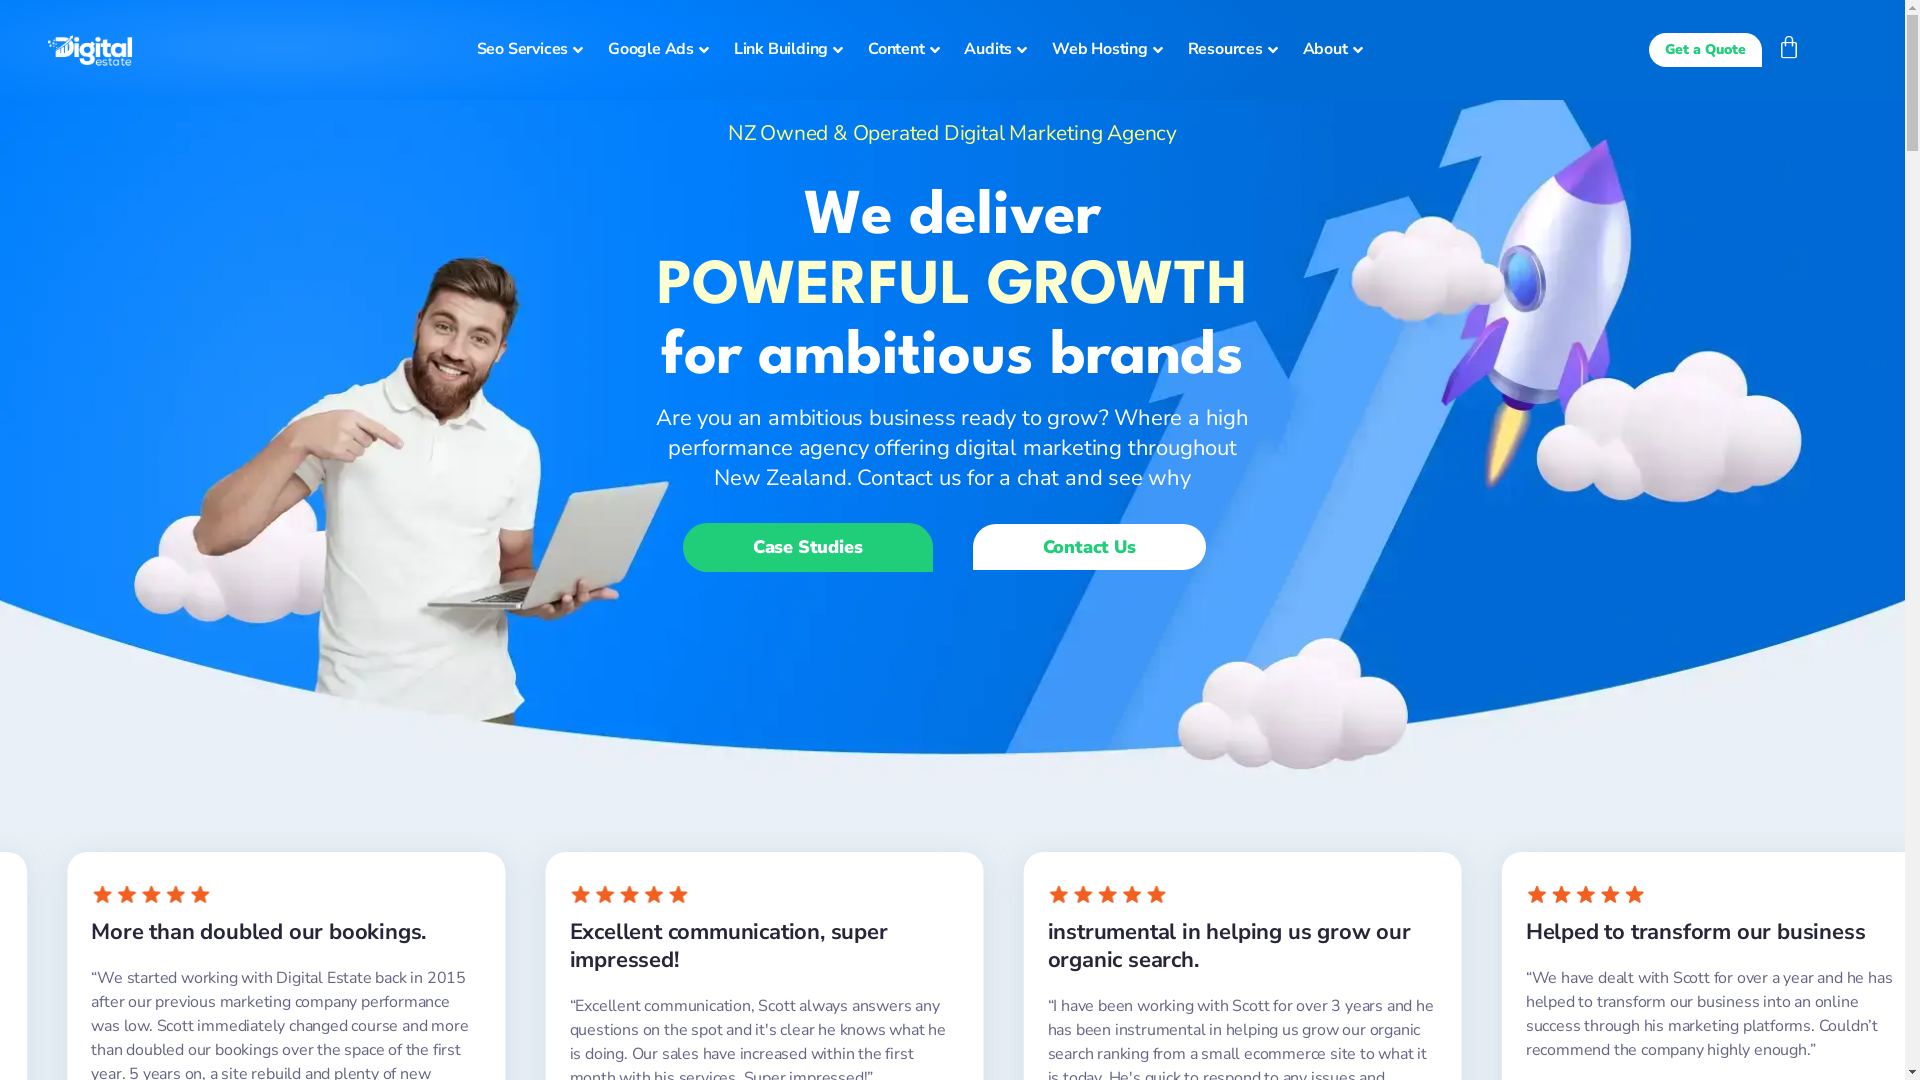  Describe the element at coordinates (905, 49) in the screenshot. I see `'Content'` at that location.